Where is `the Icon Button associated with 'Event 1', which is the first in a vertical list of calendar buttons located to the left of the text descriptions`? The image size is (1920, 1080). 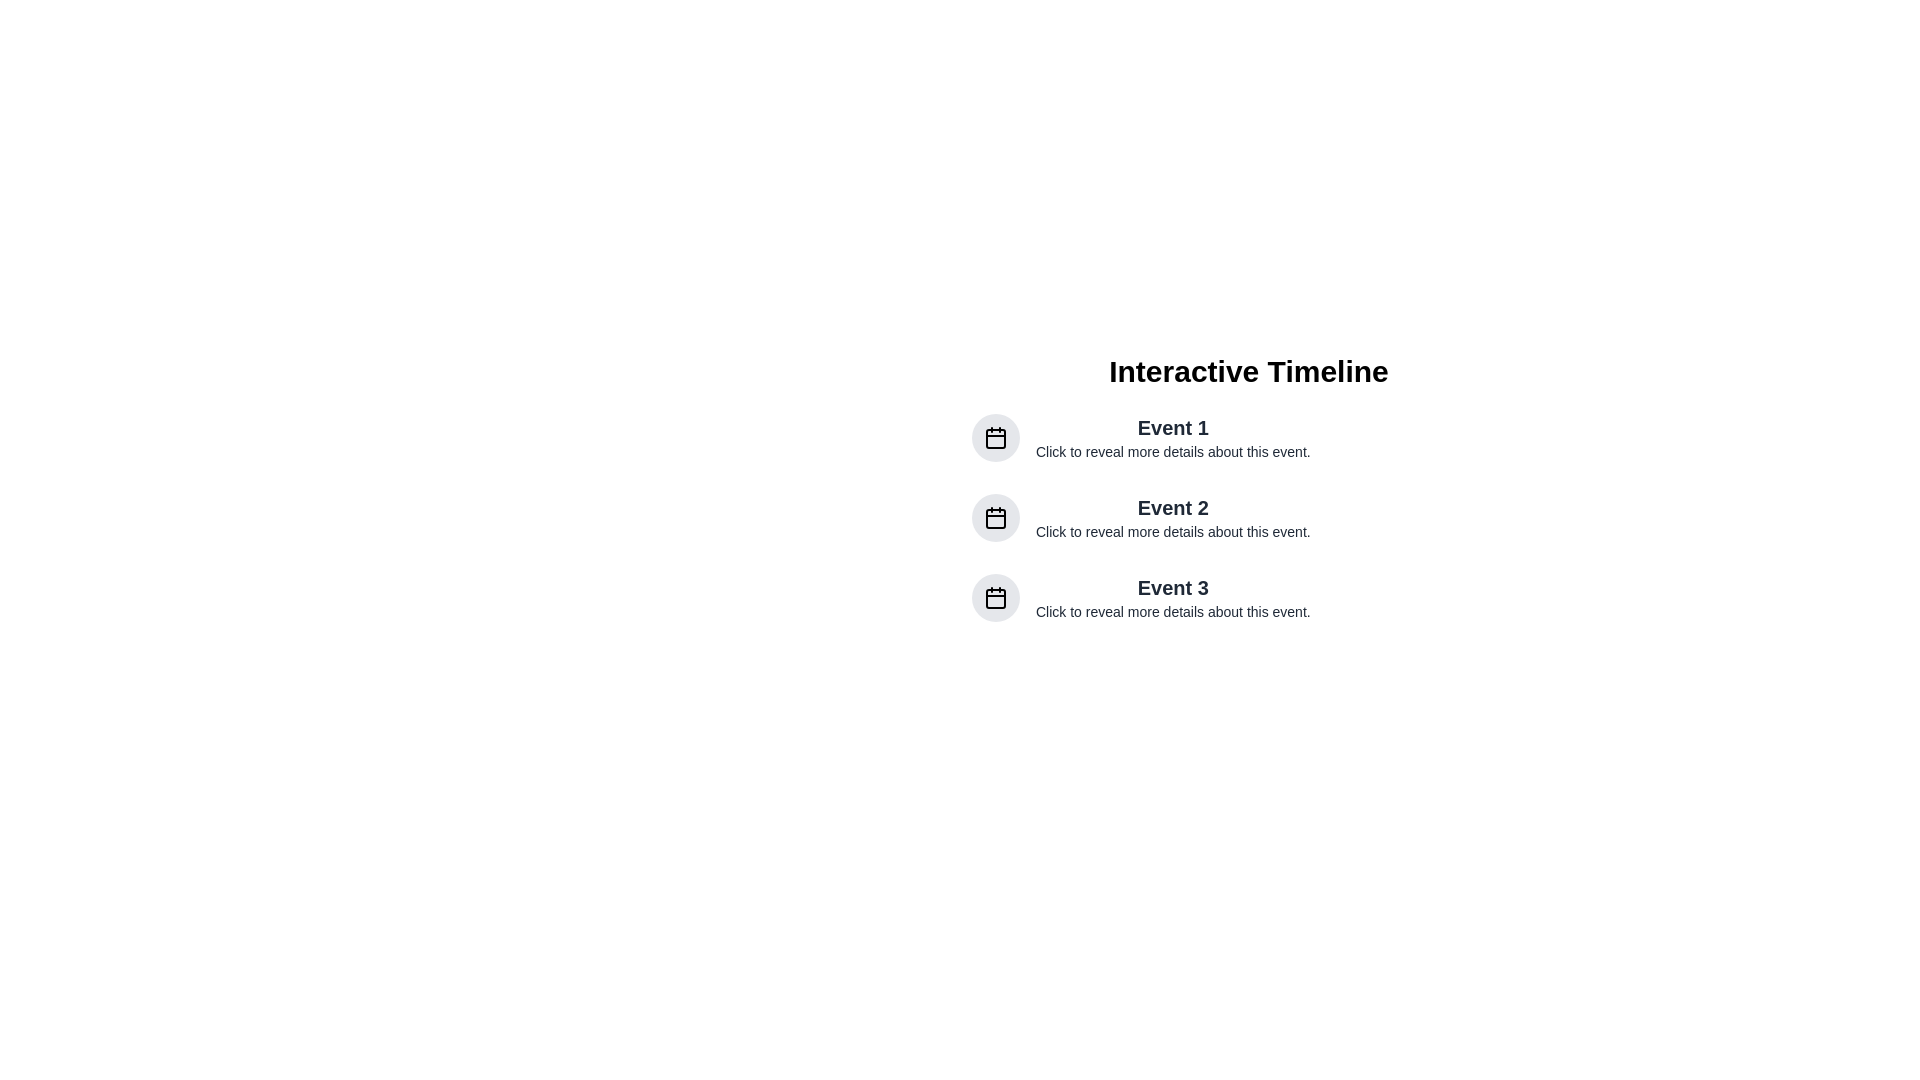
the Icon Button associated with 'Event 1', which is the first in a vertical list of calendar buttons located to the left of the text descriptions is located at coordinates (996, 437).